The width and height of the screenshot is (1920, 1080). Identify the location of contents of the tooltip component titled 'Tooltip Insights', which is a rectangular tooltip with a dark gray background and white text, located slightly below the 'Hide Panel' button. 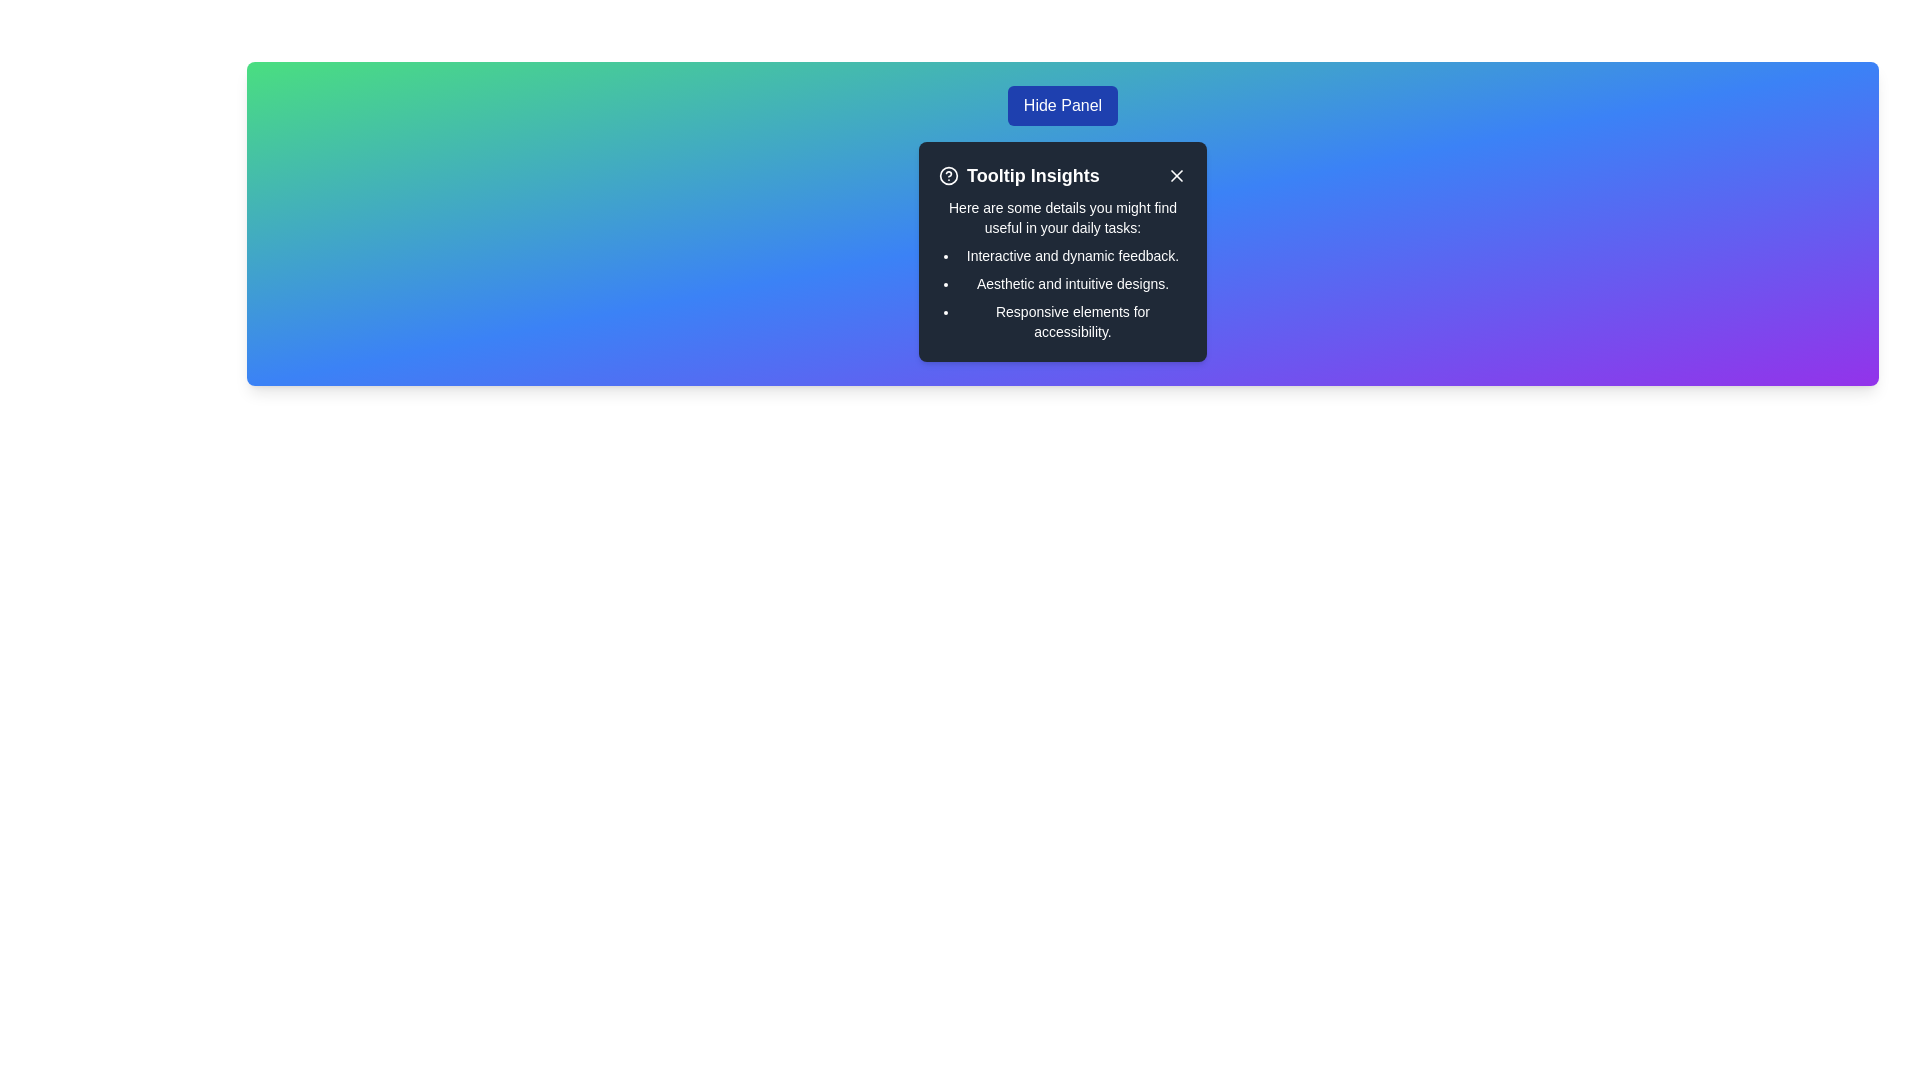
(1061, 250).